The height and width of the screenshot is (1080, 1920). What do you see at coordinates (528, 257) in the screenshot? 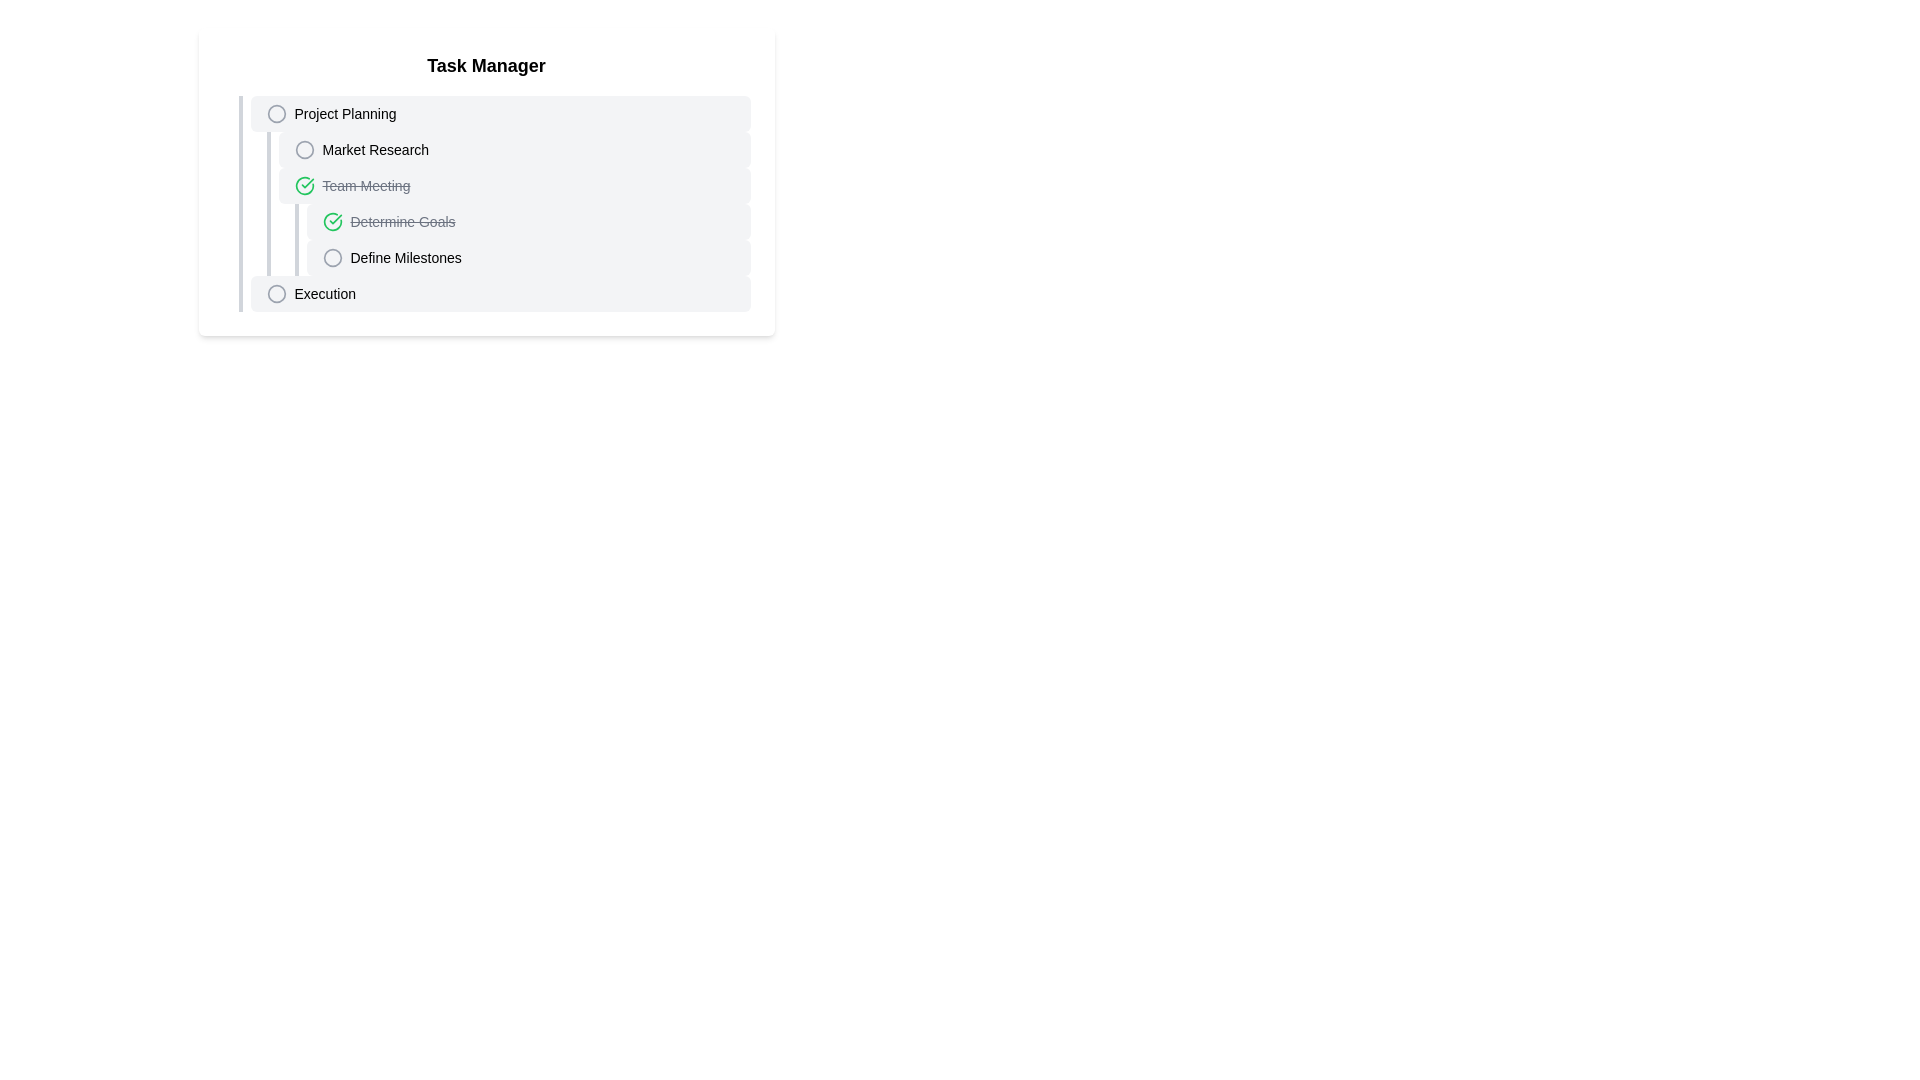
I see `the selectable task item for 'Define Milestones' within the project management interface` at bounding box center [528, 257].